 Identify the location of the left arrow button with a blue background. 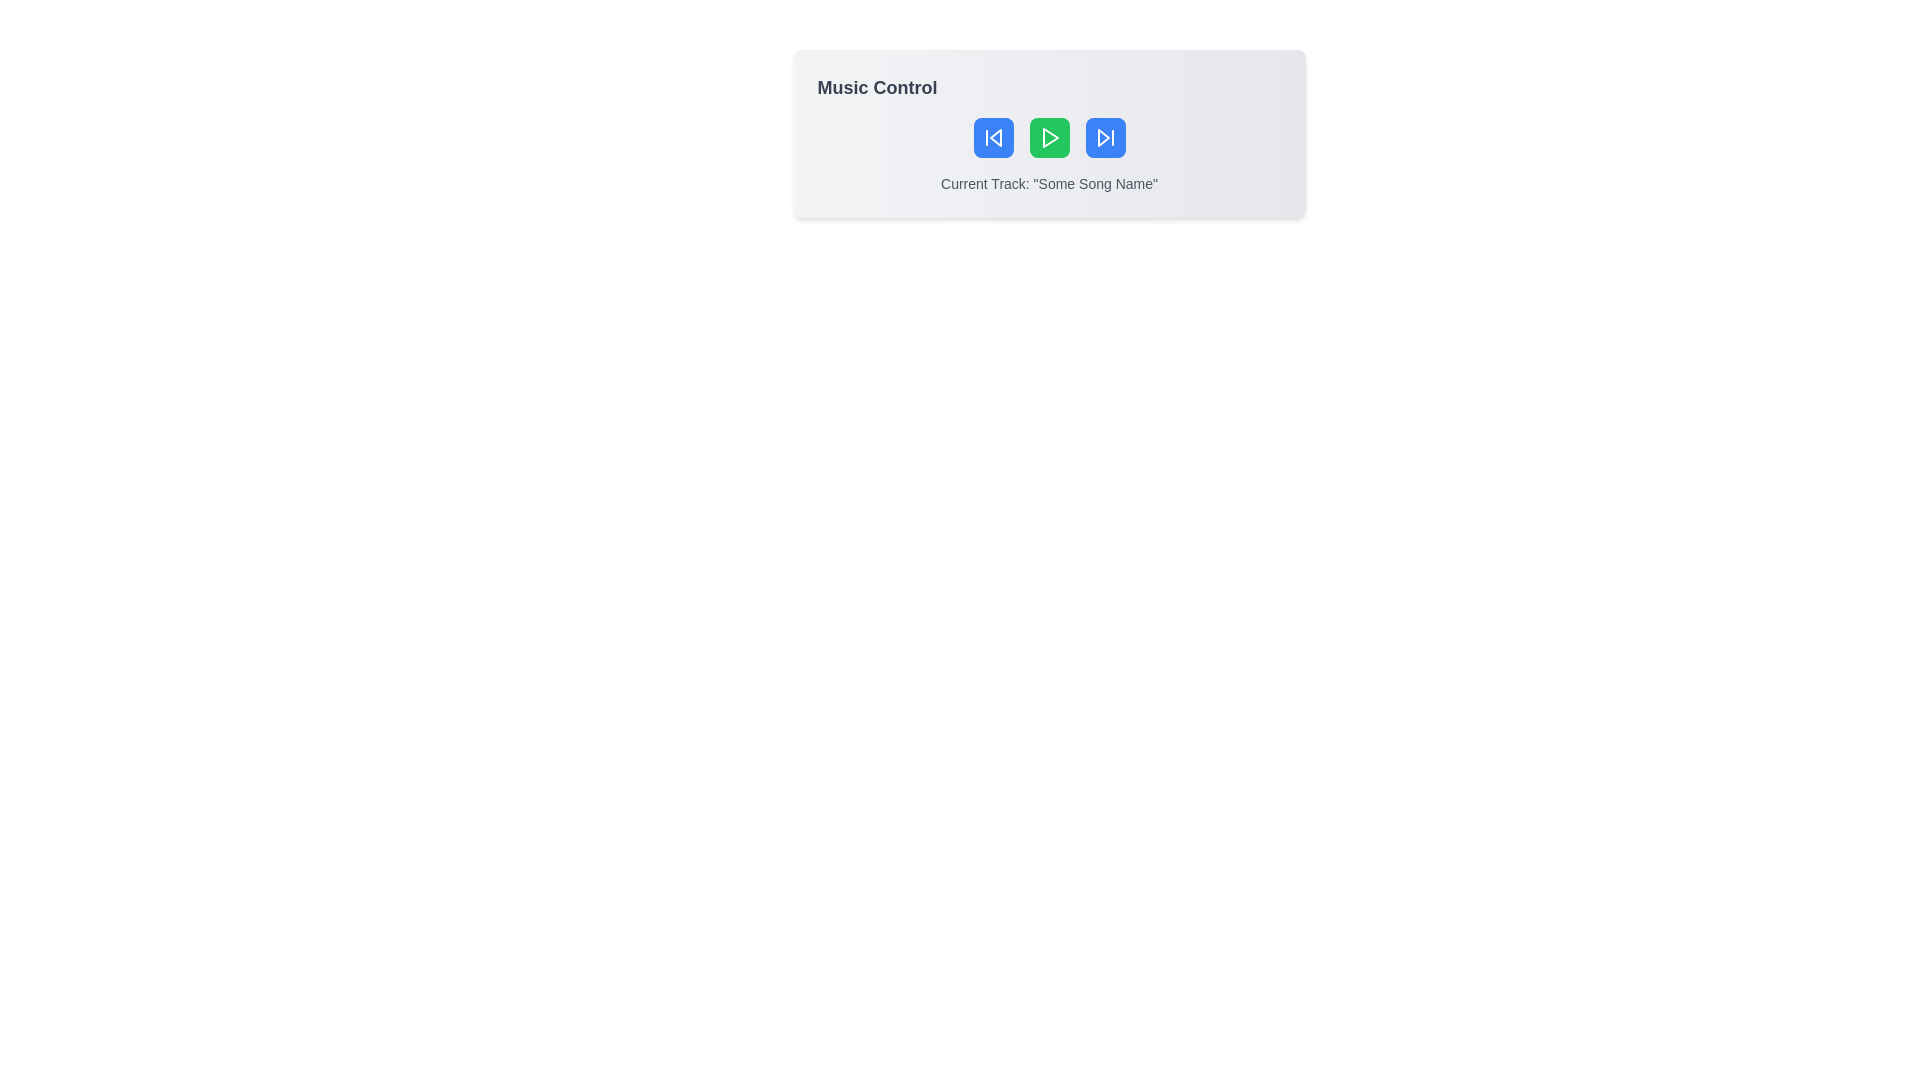
(995, 137).